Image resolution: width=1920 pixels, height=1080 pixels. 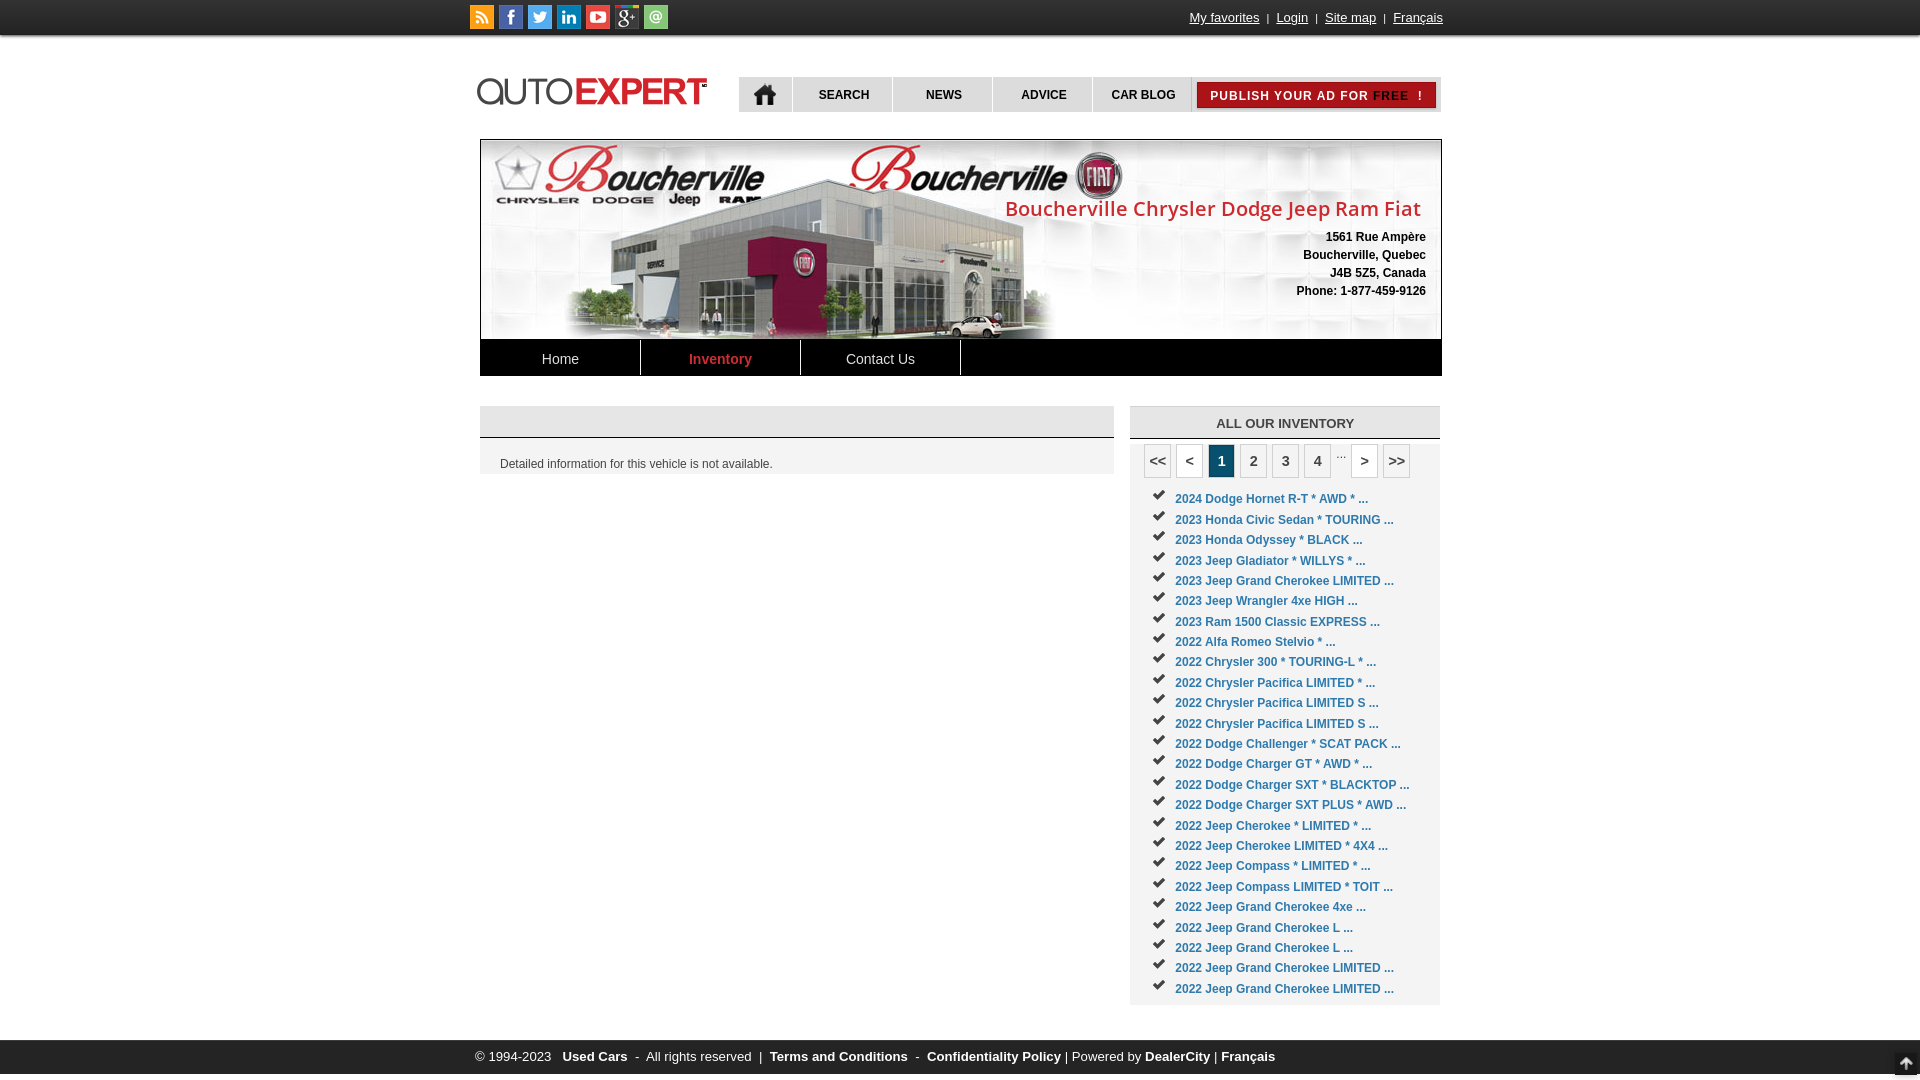 What do you see at coordinates (791, 94) in the screenshot?
I see `'SEARCH'` at bounding box center [791, 94].